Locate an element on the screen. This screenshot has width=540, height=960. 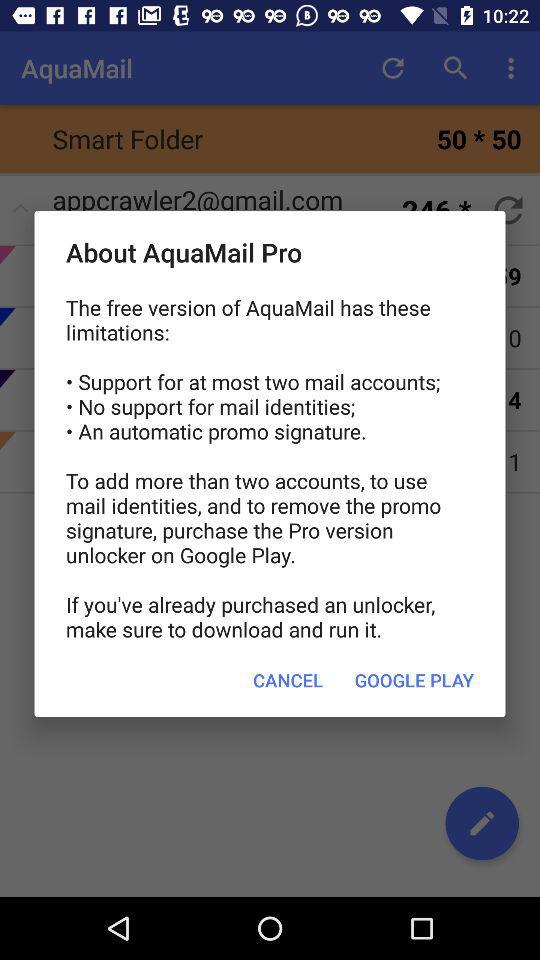
item next to google play is located at coordinates (287, 680).